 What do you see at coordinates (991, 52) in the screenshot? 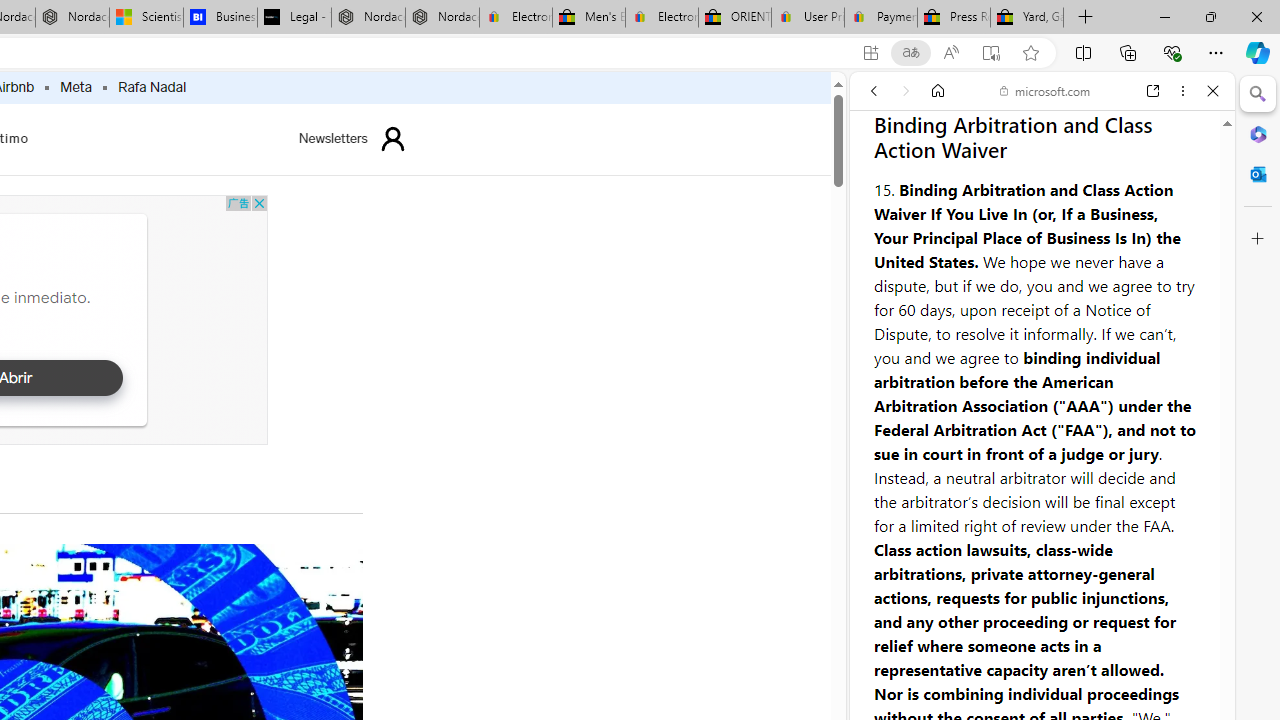
I see `'Enter Immersive Reader (F9)'` at bounding box center [991, 52].